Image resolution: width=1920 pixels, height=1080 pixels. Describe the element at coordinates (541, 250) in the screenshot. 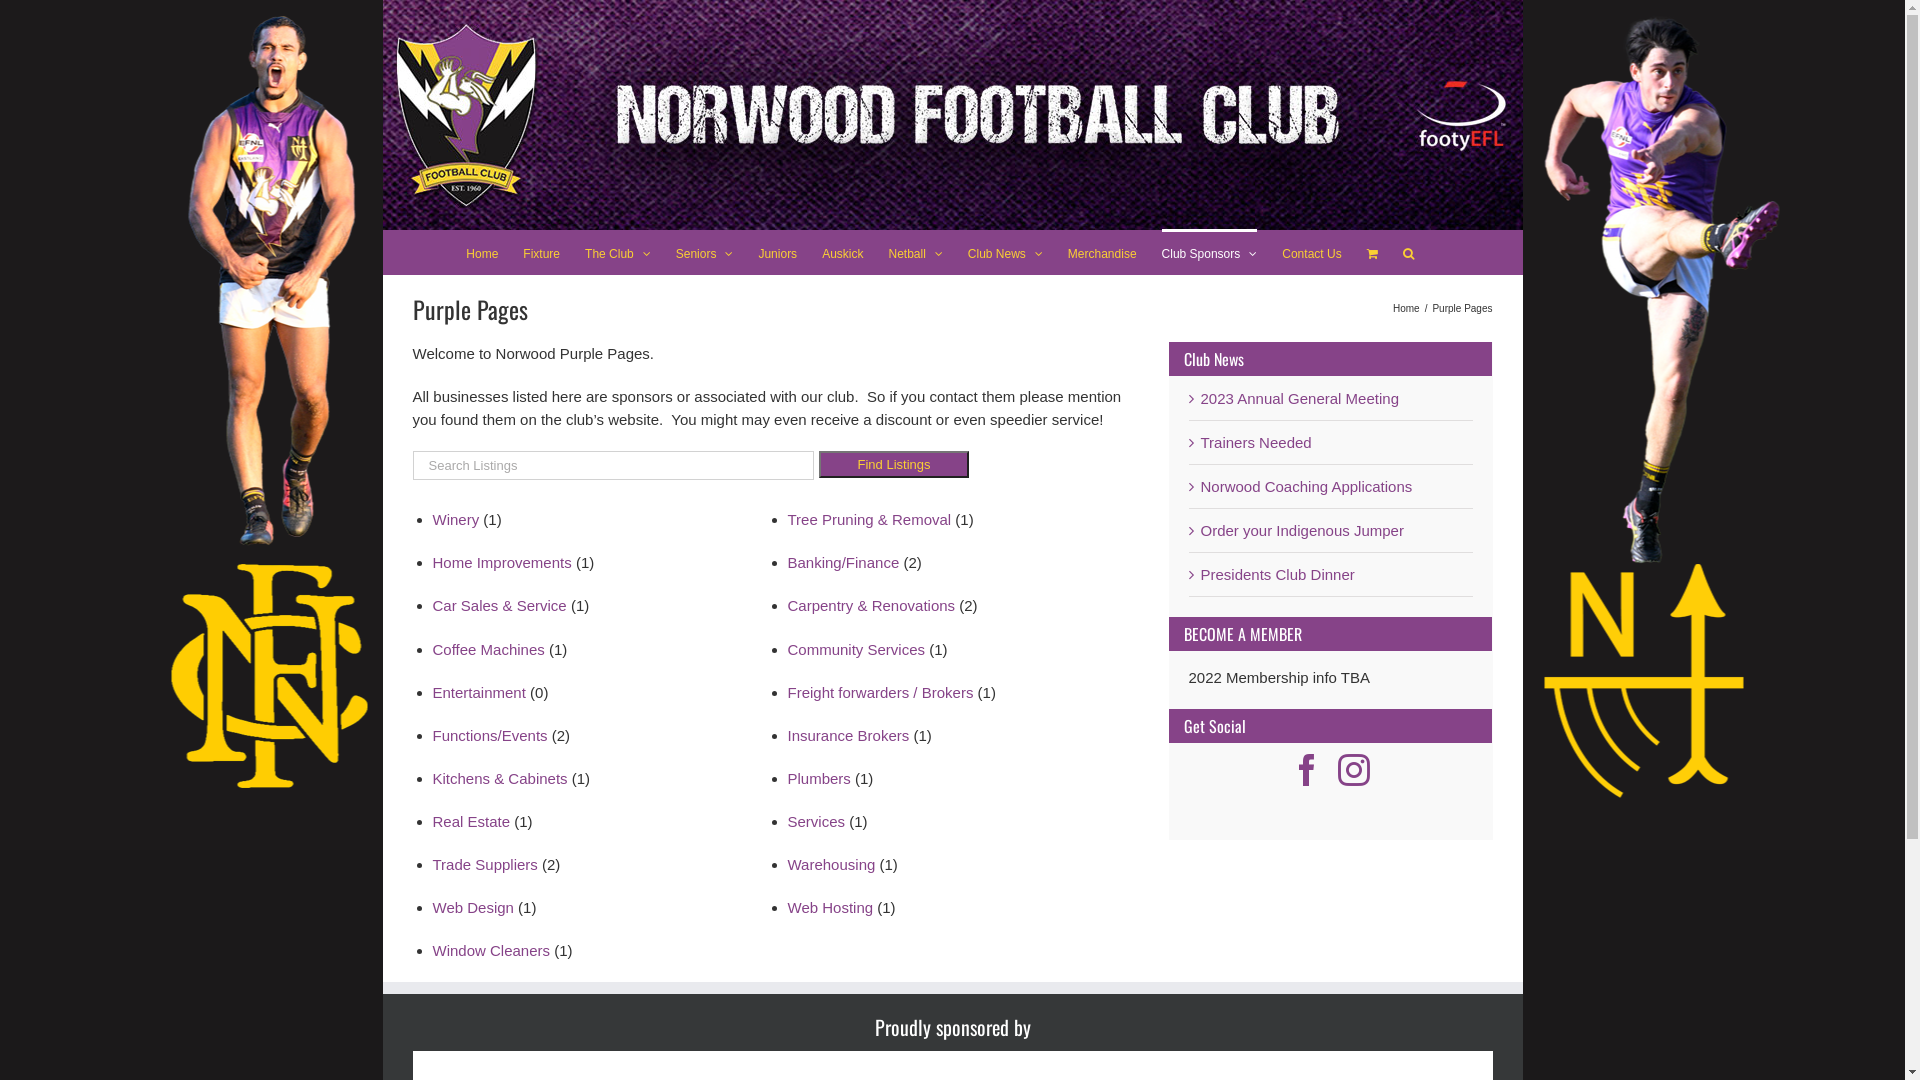

I see `'Fixture'` at that location.